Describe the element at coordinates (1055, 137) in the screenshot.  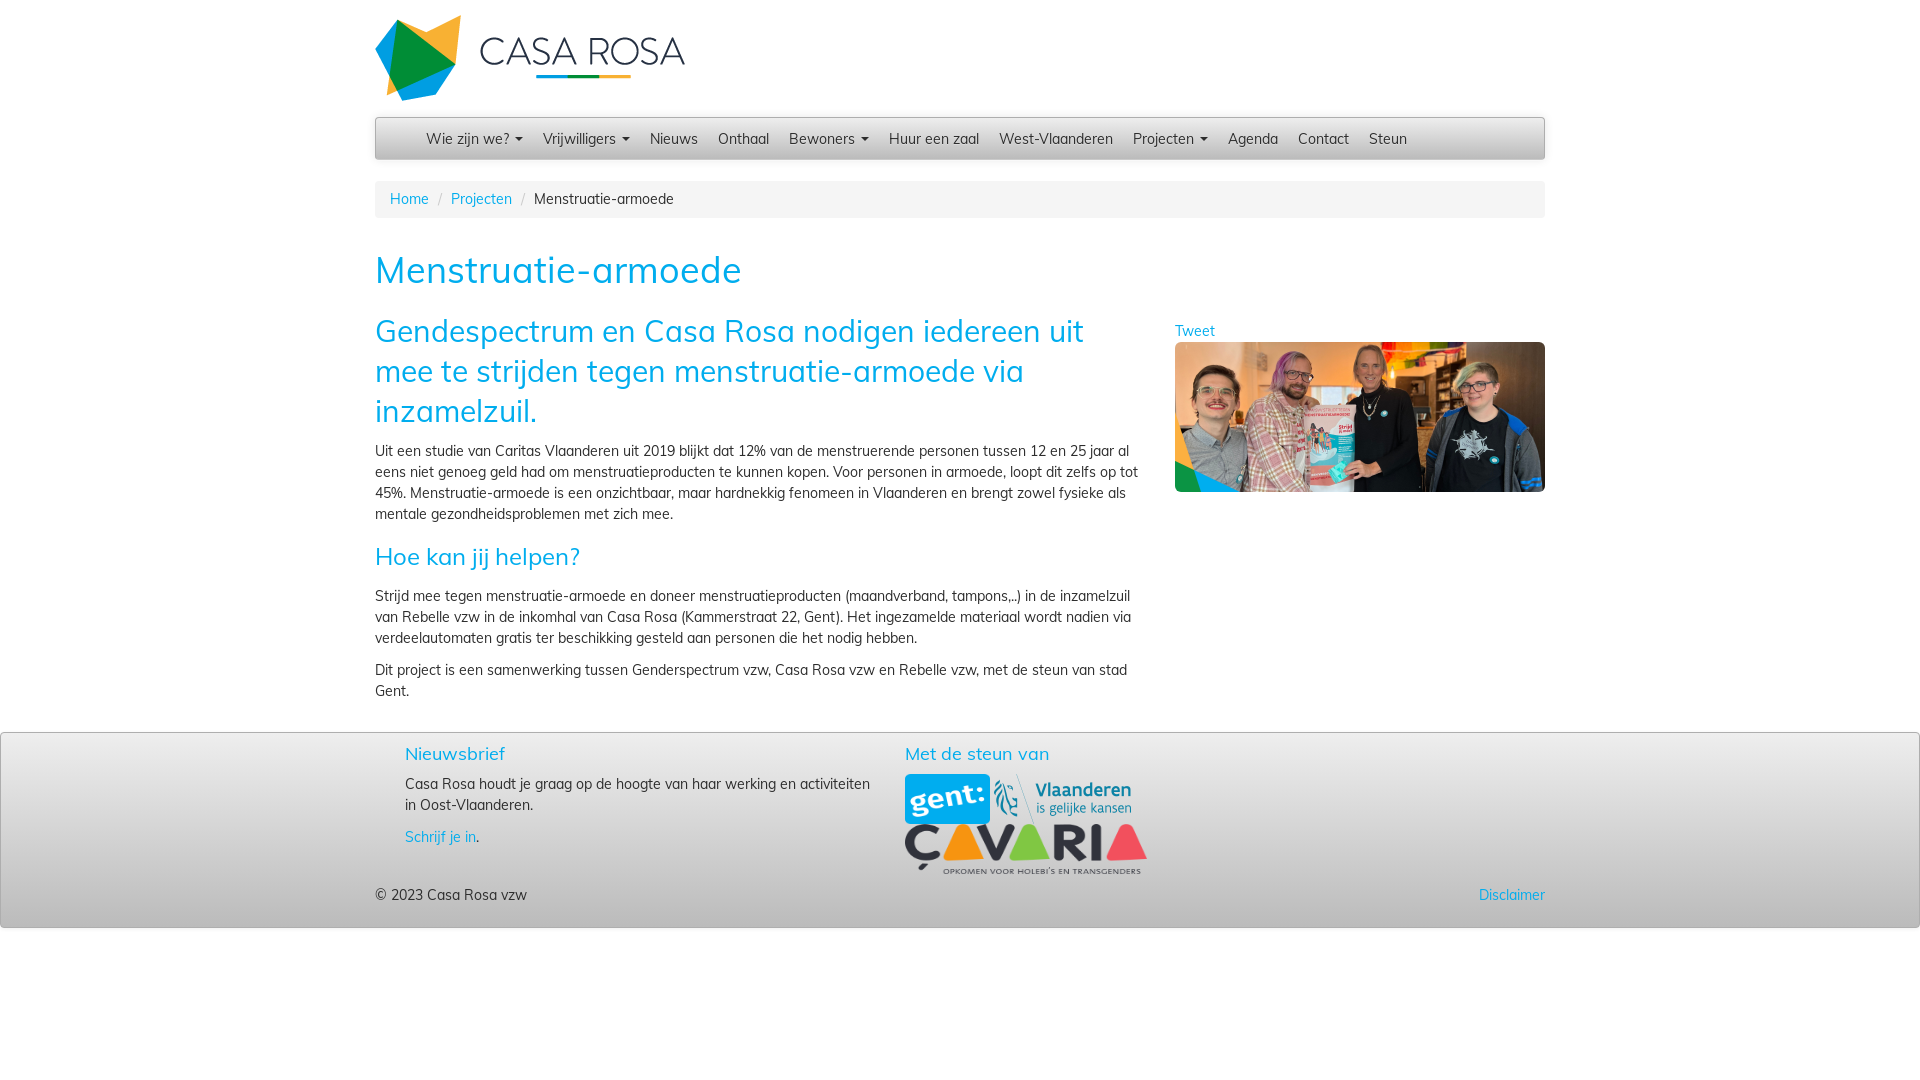
I see `'West-Vlaanderen'` at that location.